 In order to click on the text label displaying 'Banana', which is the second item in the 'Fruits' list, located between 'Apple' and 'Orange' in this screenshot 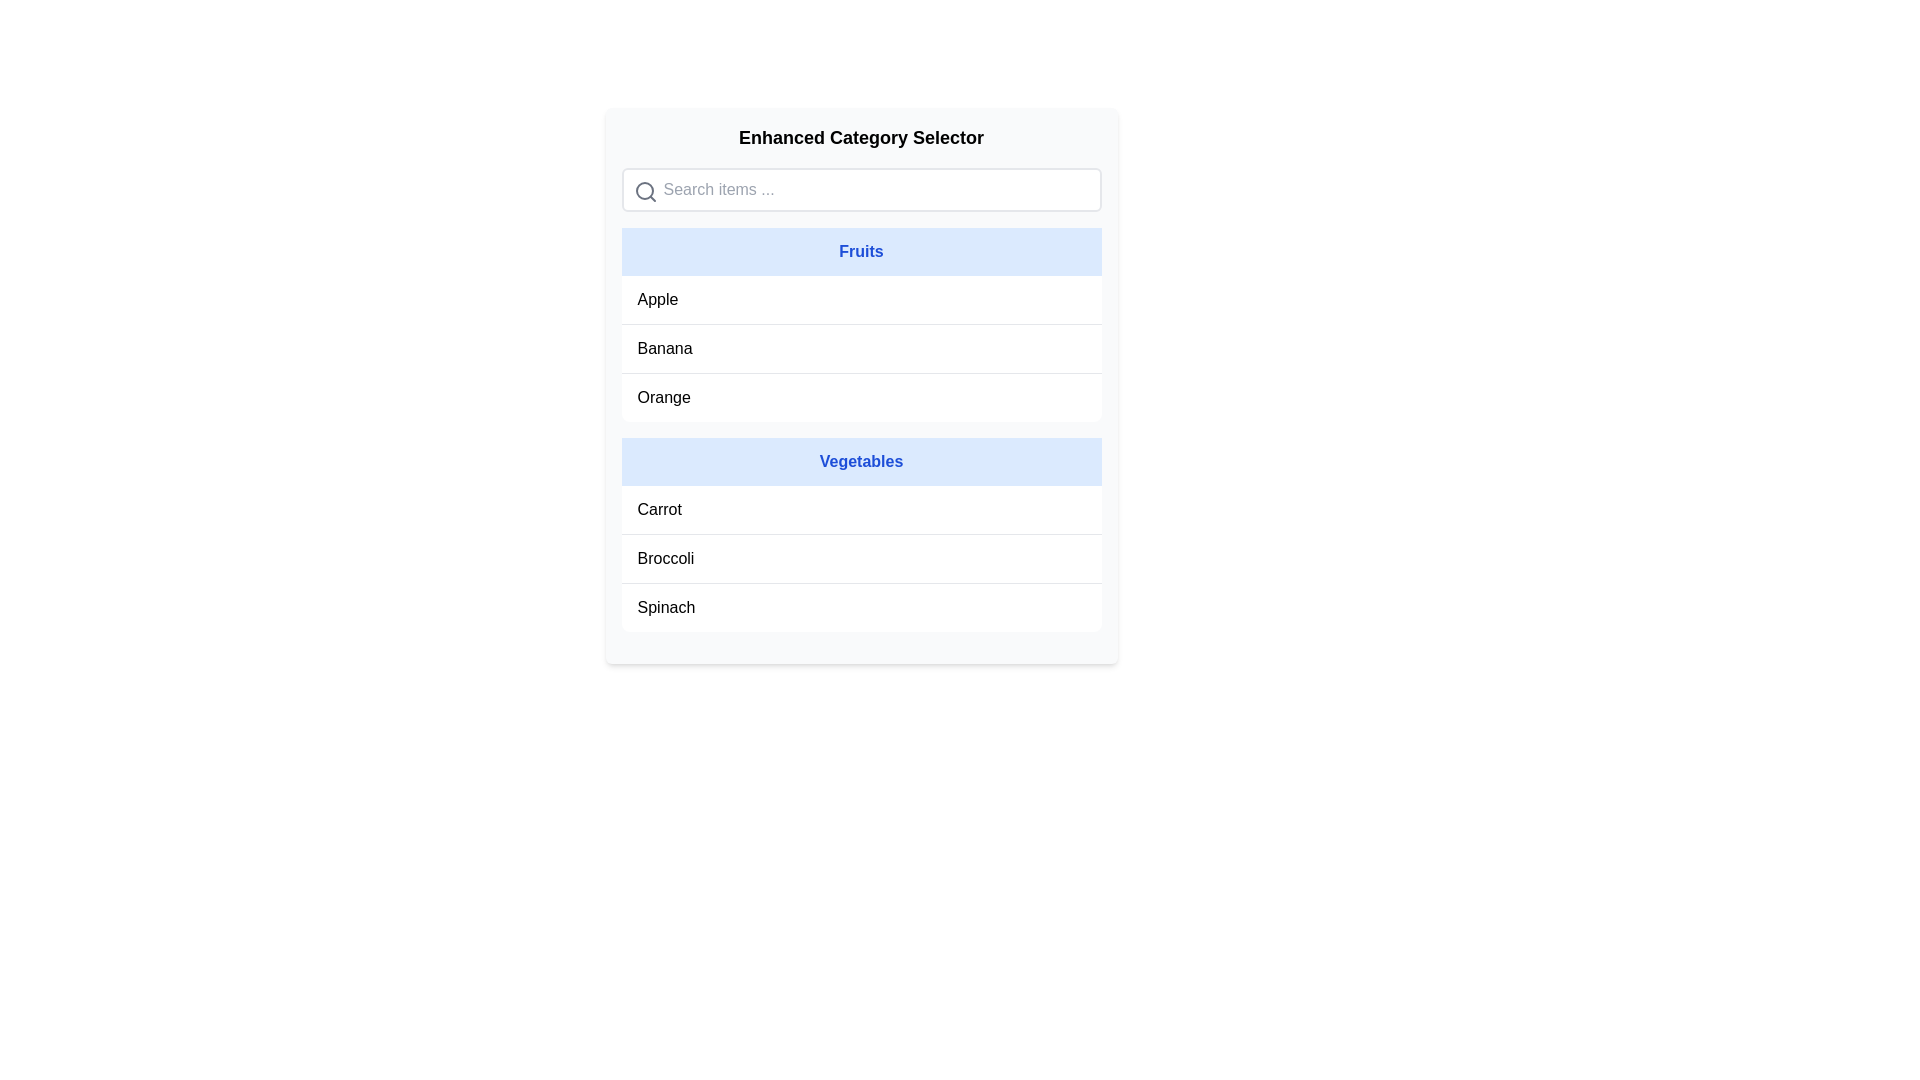, I will do `click(665, 347)`.